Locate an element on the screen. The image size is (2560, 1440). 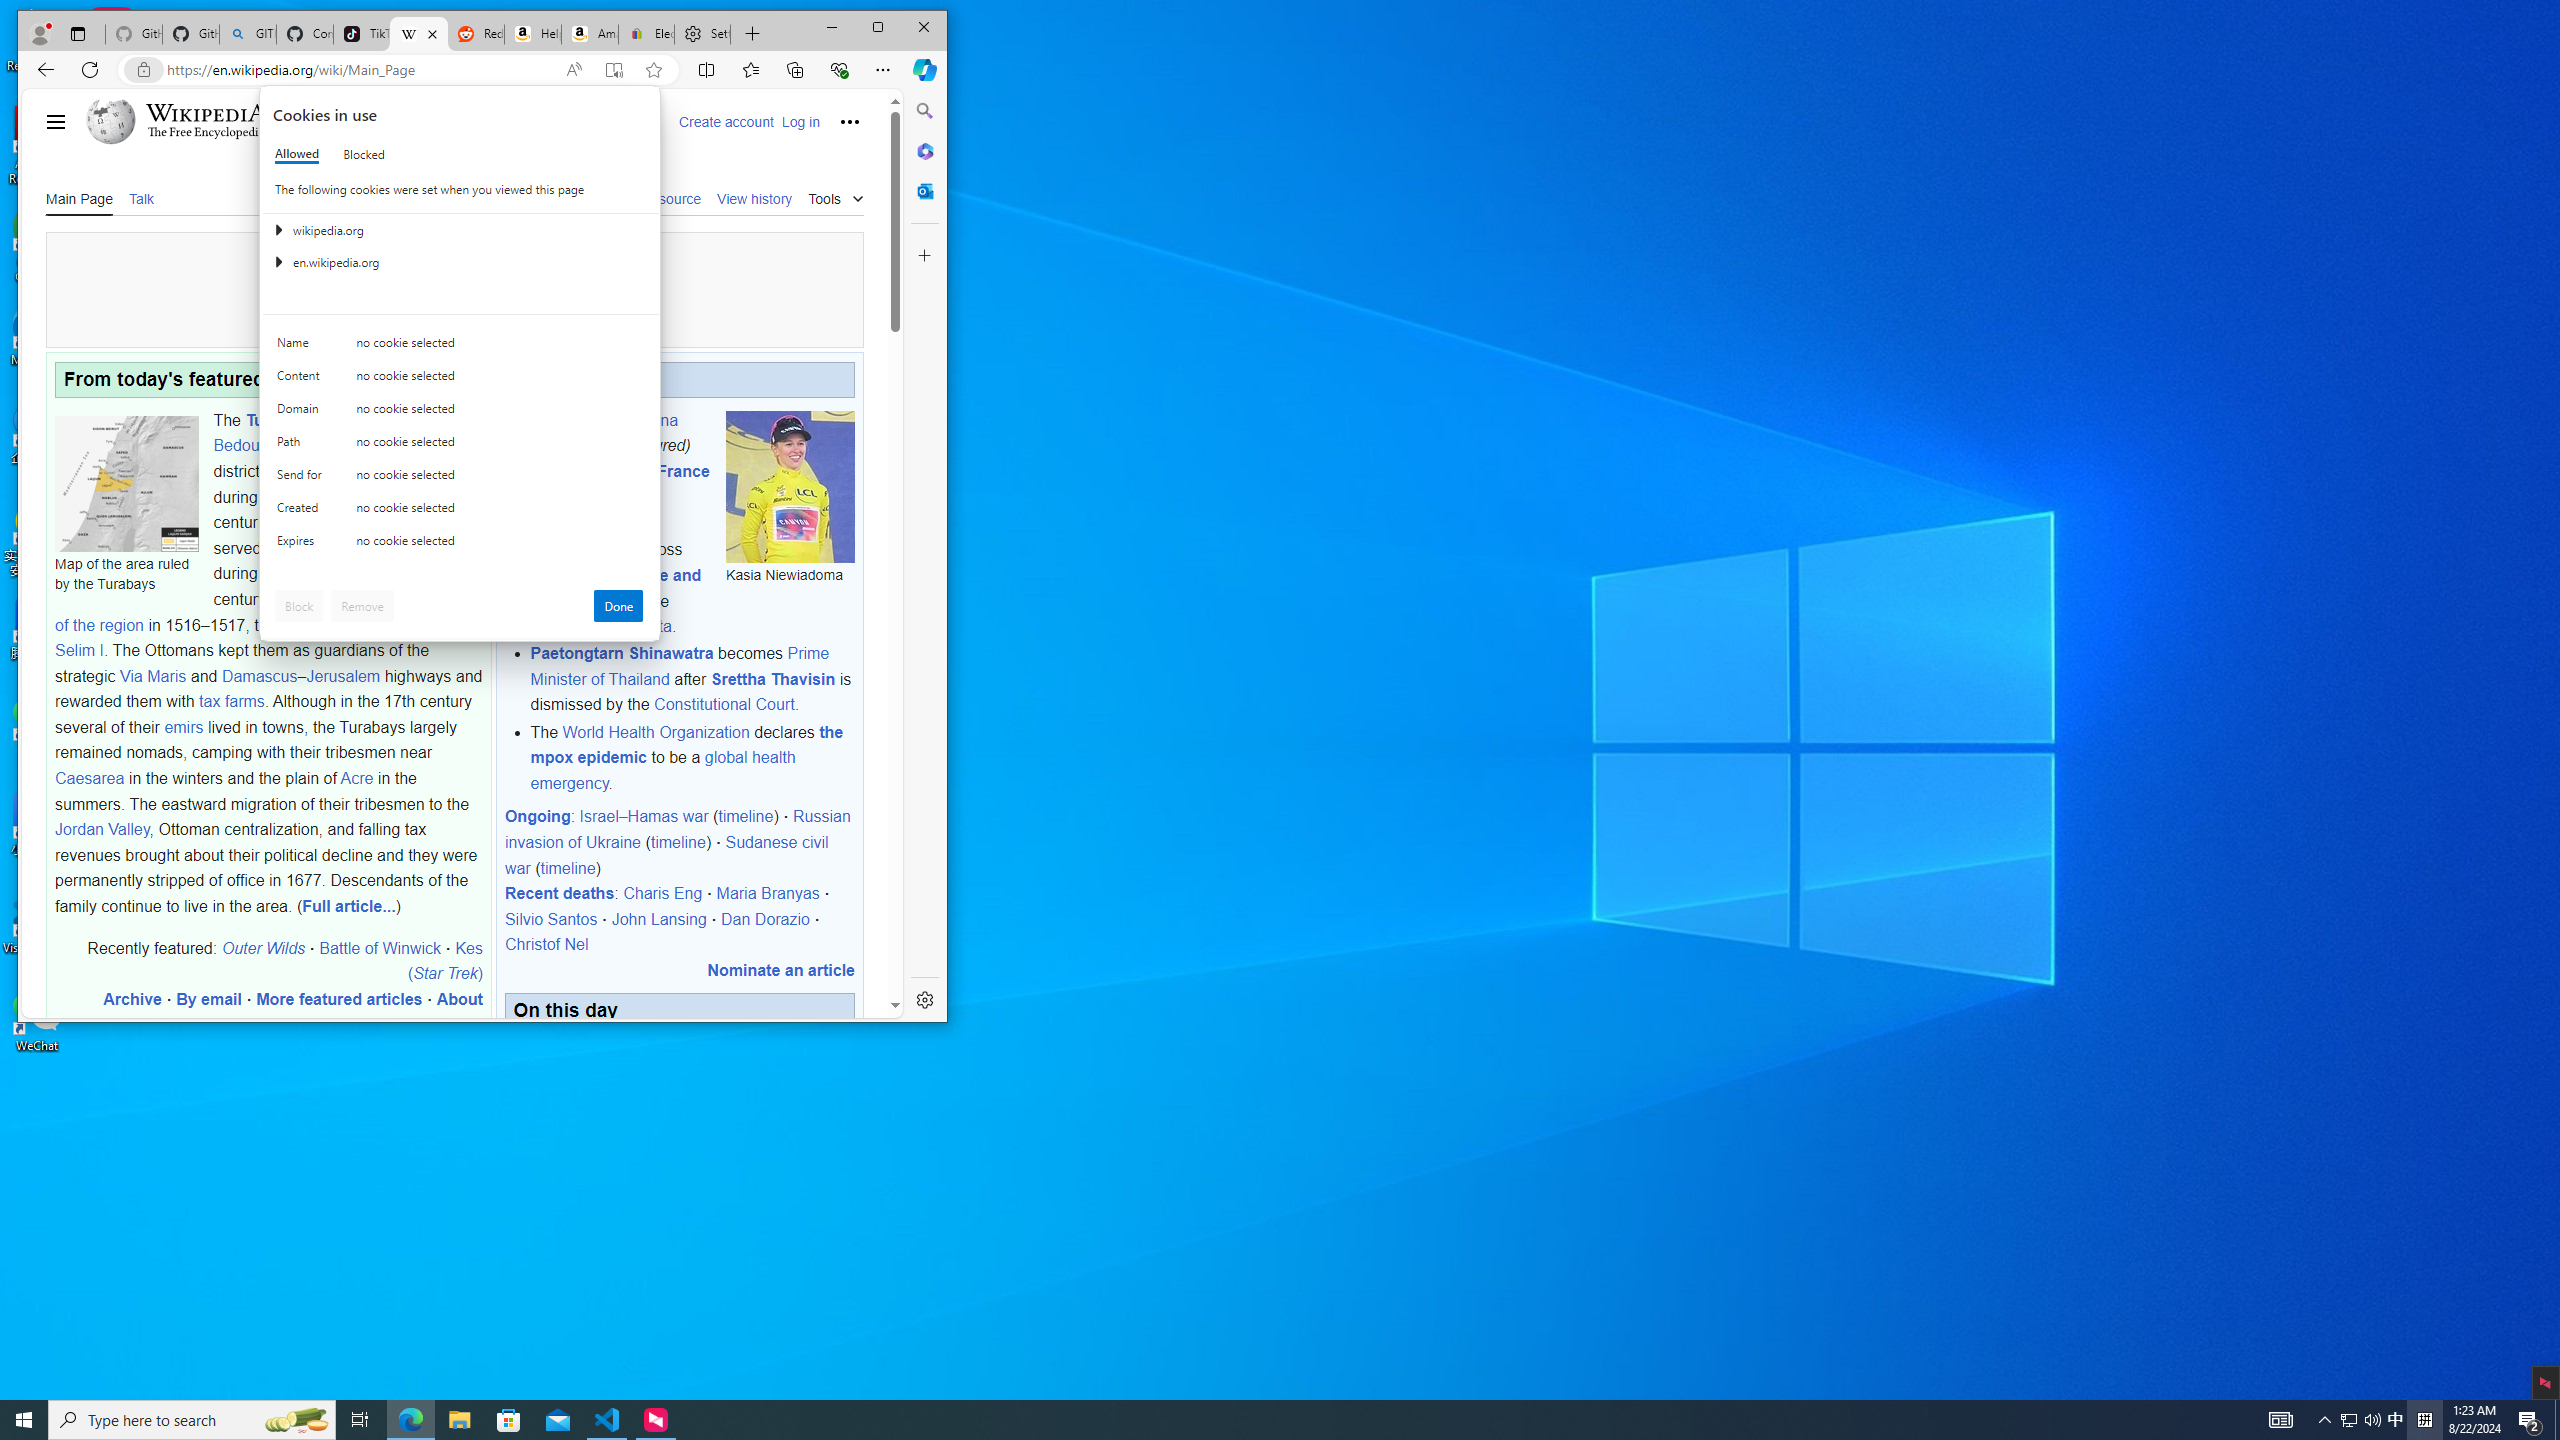
'Visual Studio Code - 1 running window' is located at coordinates (607, 1418).